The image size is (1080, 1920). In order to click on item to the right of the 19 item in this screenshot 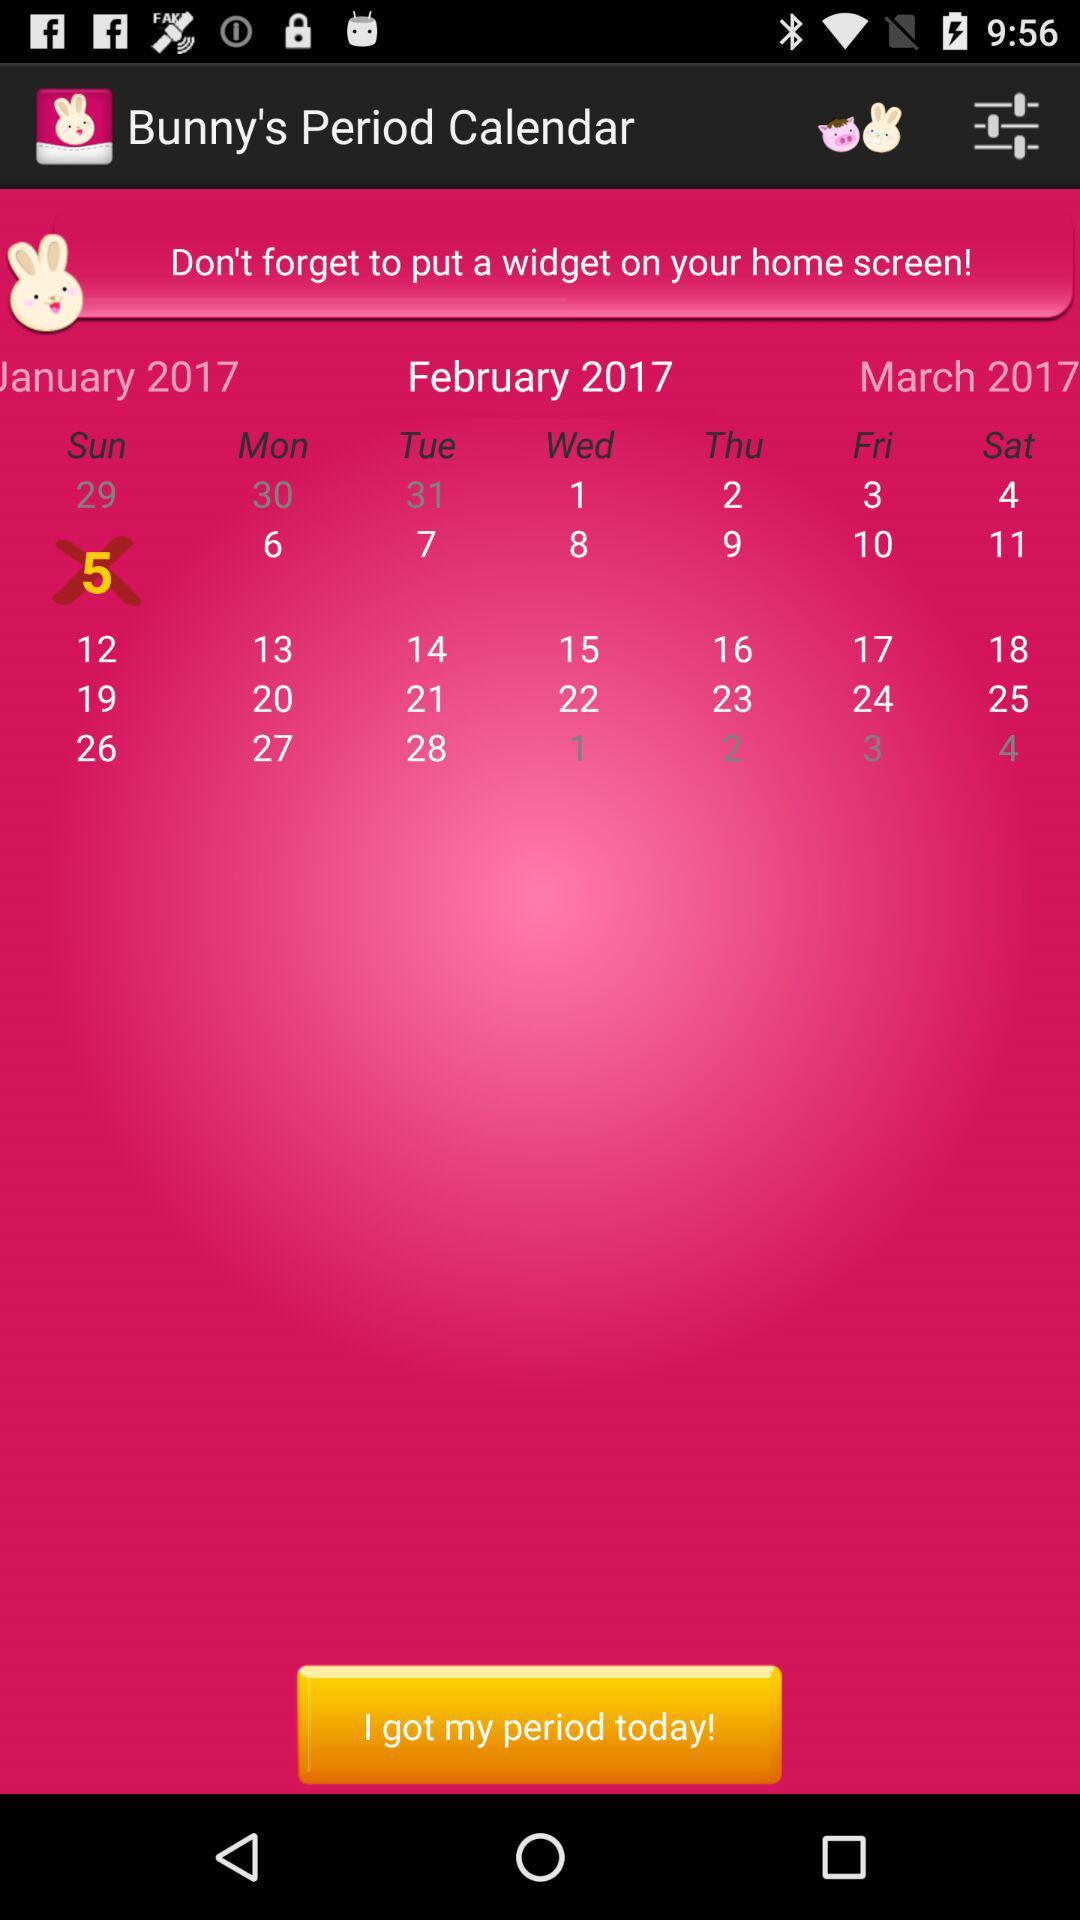, I will do `click(273, 746)`.